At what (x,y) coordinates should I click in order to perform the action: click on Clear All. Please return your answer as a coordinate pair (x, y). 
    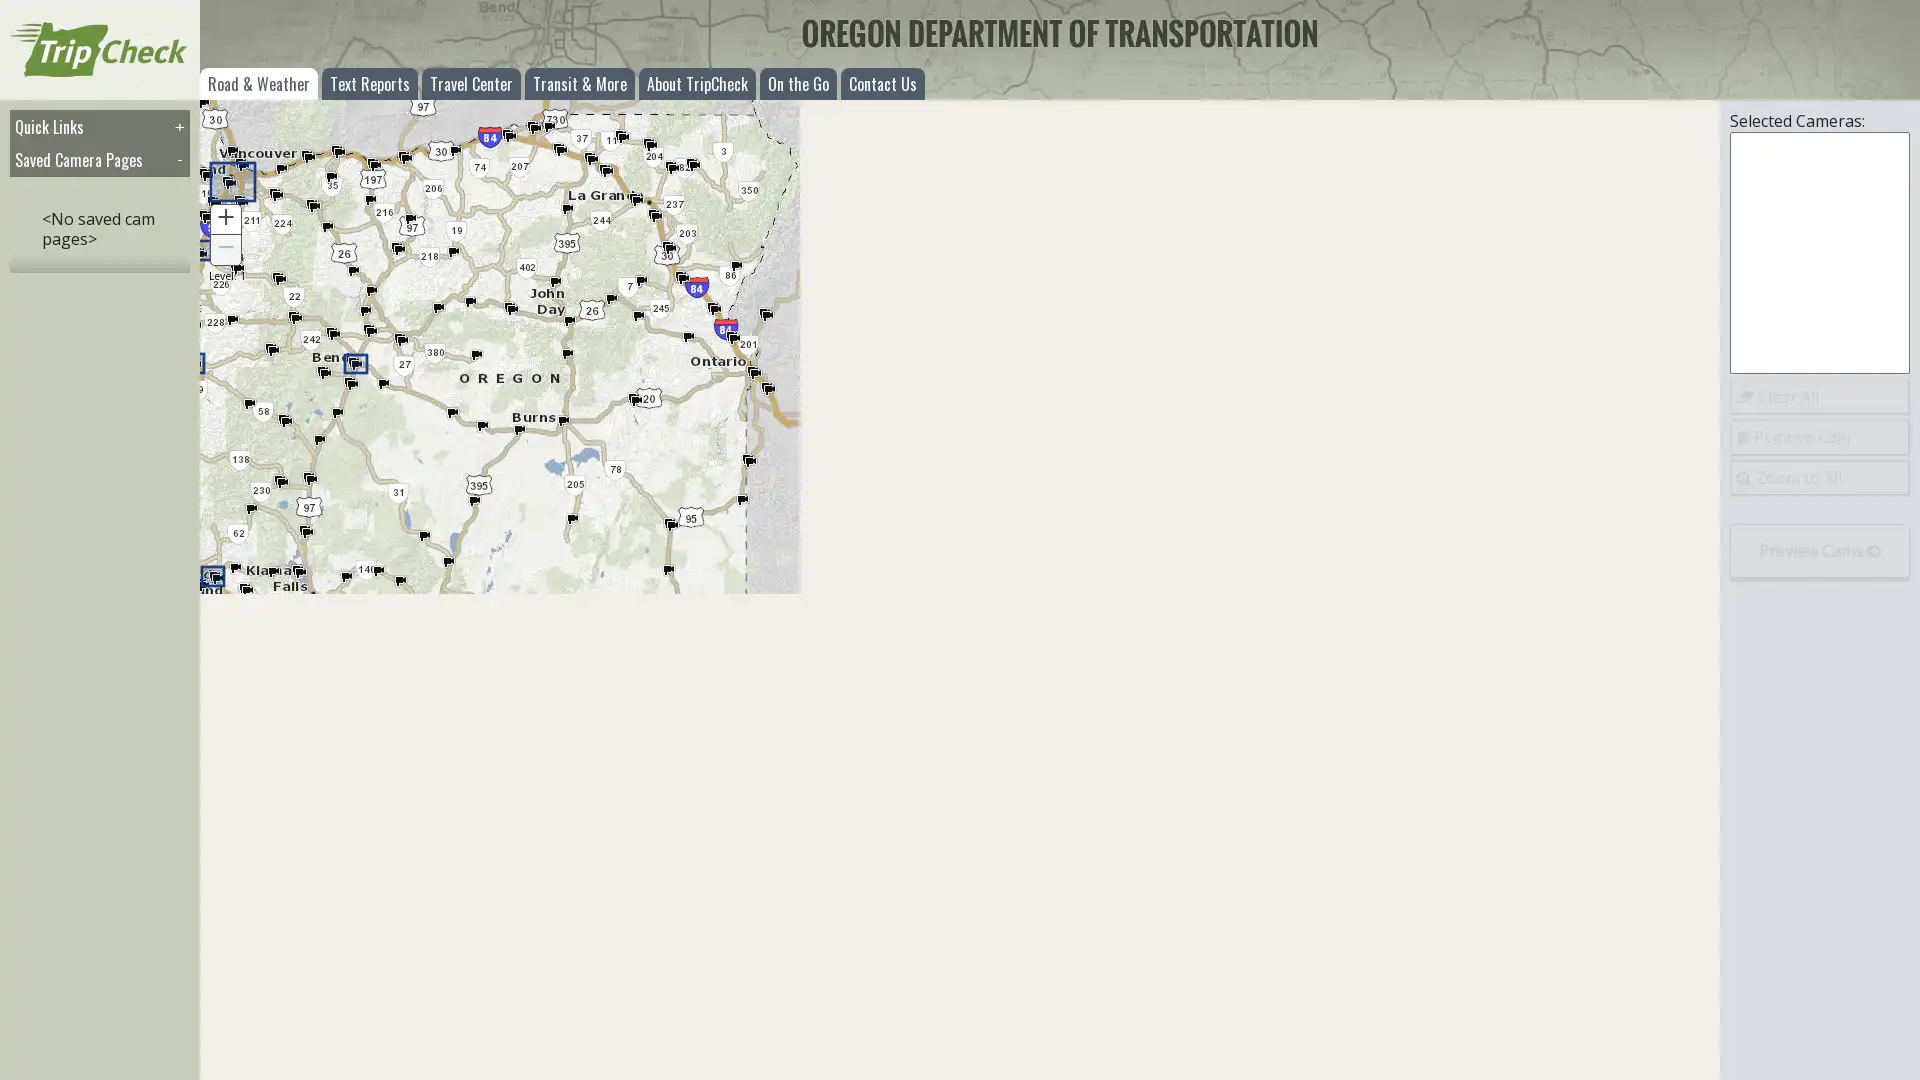
    Looking at the image, I should click on (1819, 396).